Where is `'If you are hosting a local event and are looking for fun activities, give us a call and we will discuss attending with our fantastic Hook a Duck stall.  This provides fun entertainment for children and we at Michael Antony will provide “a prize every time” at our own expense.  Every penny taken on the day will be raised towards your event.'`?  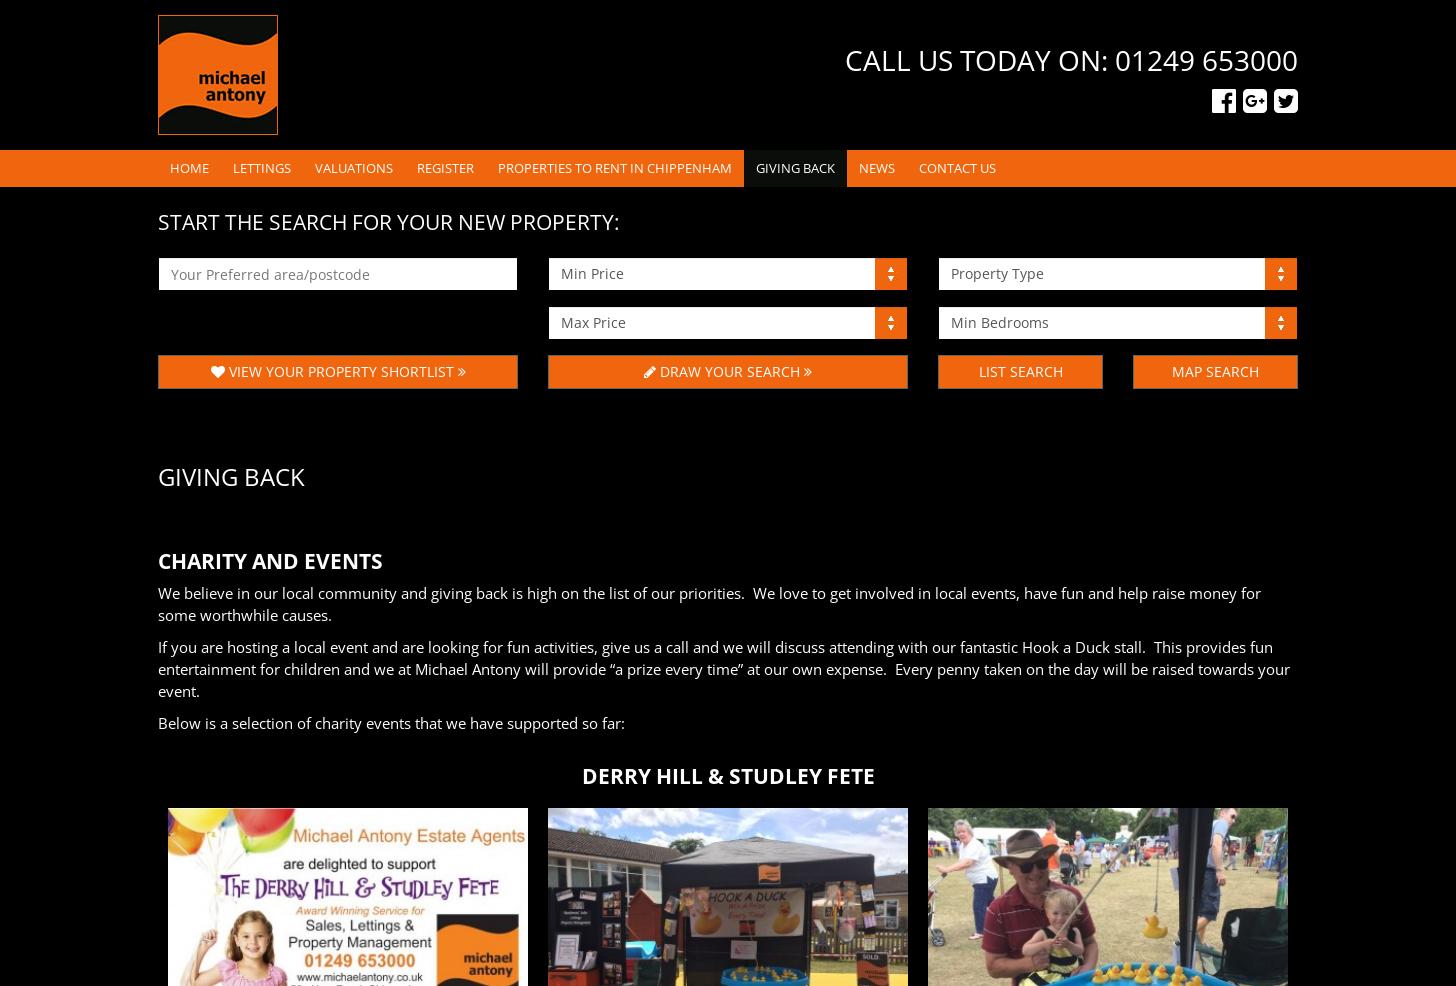
'If you are hosting a local event and are looking for fun activities, give us a call and we will discuss attending with our fantastic Hook a Duck stall.  This provides fun entertainment for children and we at Michael Antony will provide “a prize every time” at our own expense.  Every penny taken on the day will be raised towards your event.' is located at coordinates (724, 668).